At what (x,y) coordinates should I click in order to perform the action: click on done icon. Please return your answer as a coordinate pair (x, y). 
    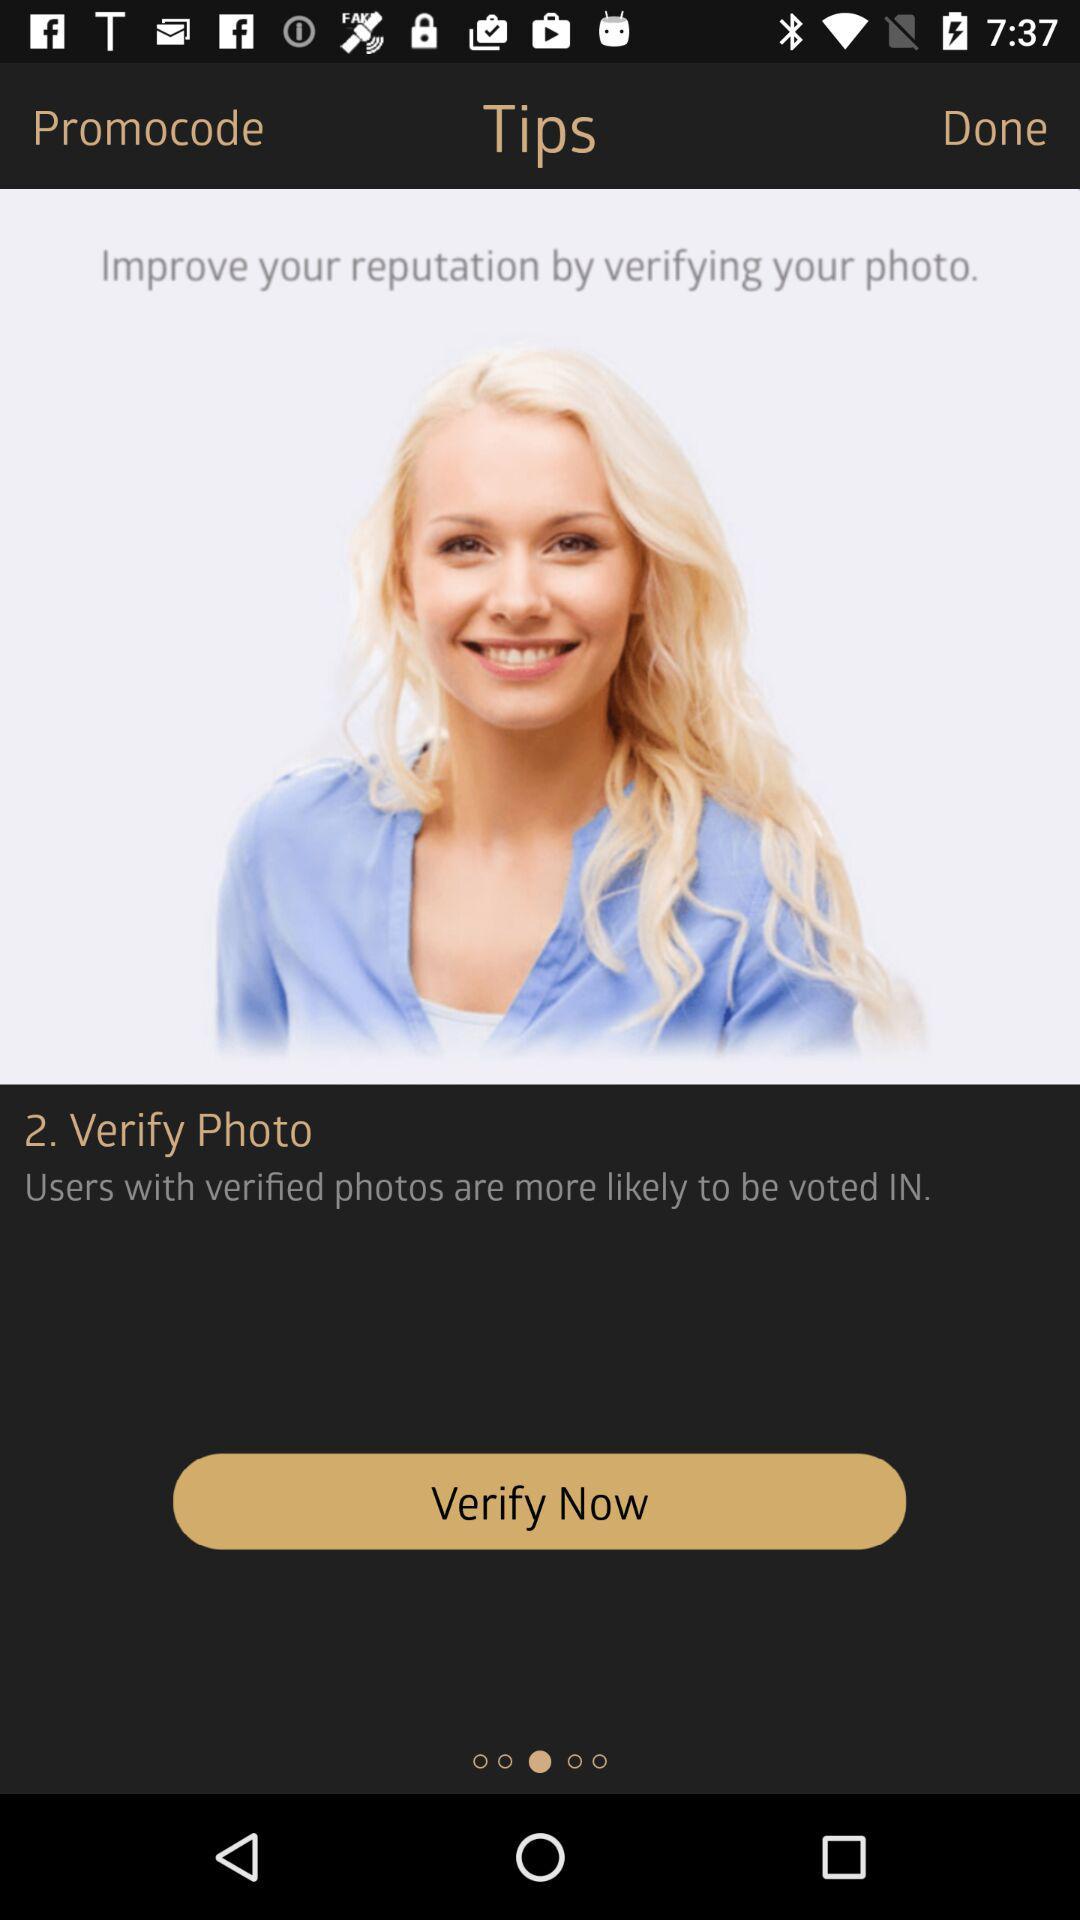
    Looking at the image, I should click on (1010, 124).